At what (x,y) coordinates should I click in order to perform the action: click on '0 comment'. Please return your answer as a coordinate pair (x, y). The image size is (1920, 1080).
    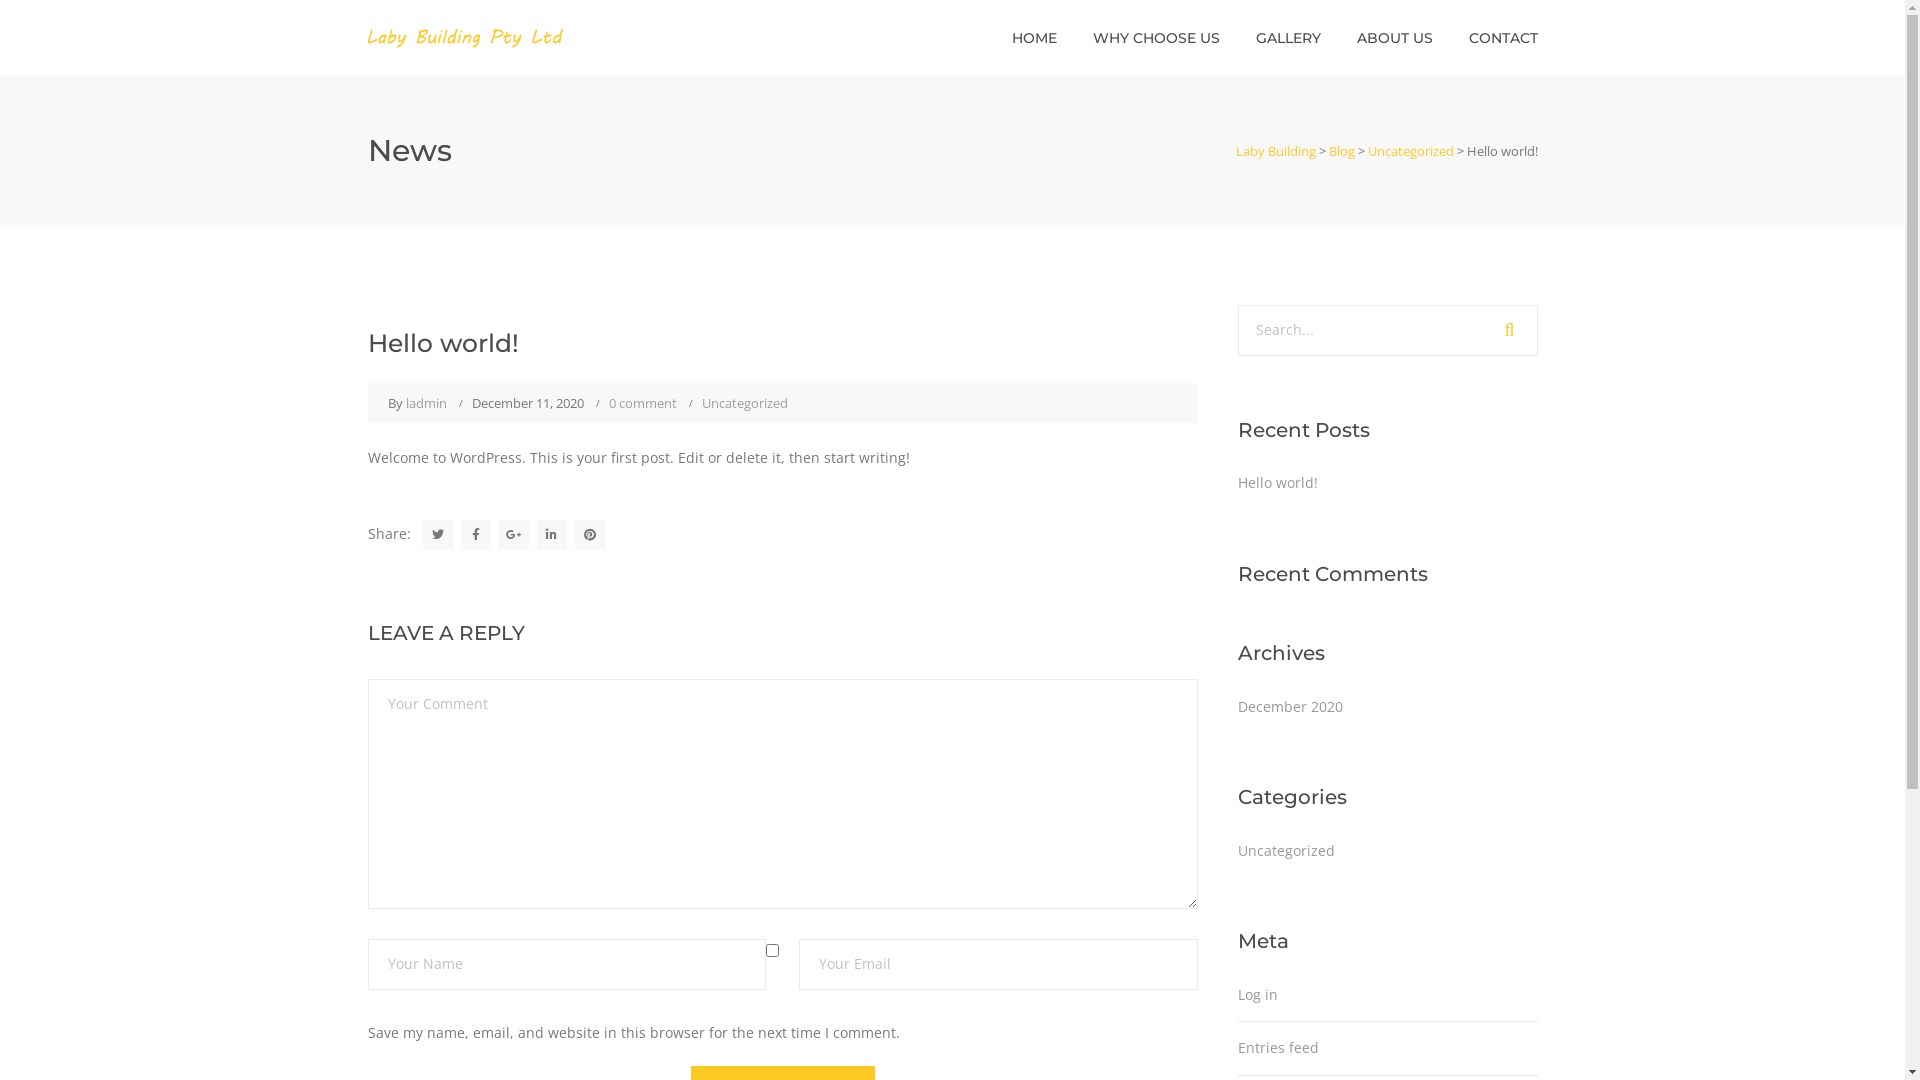
    Looking at the image, I should click on (642, 402).